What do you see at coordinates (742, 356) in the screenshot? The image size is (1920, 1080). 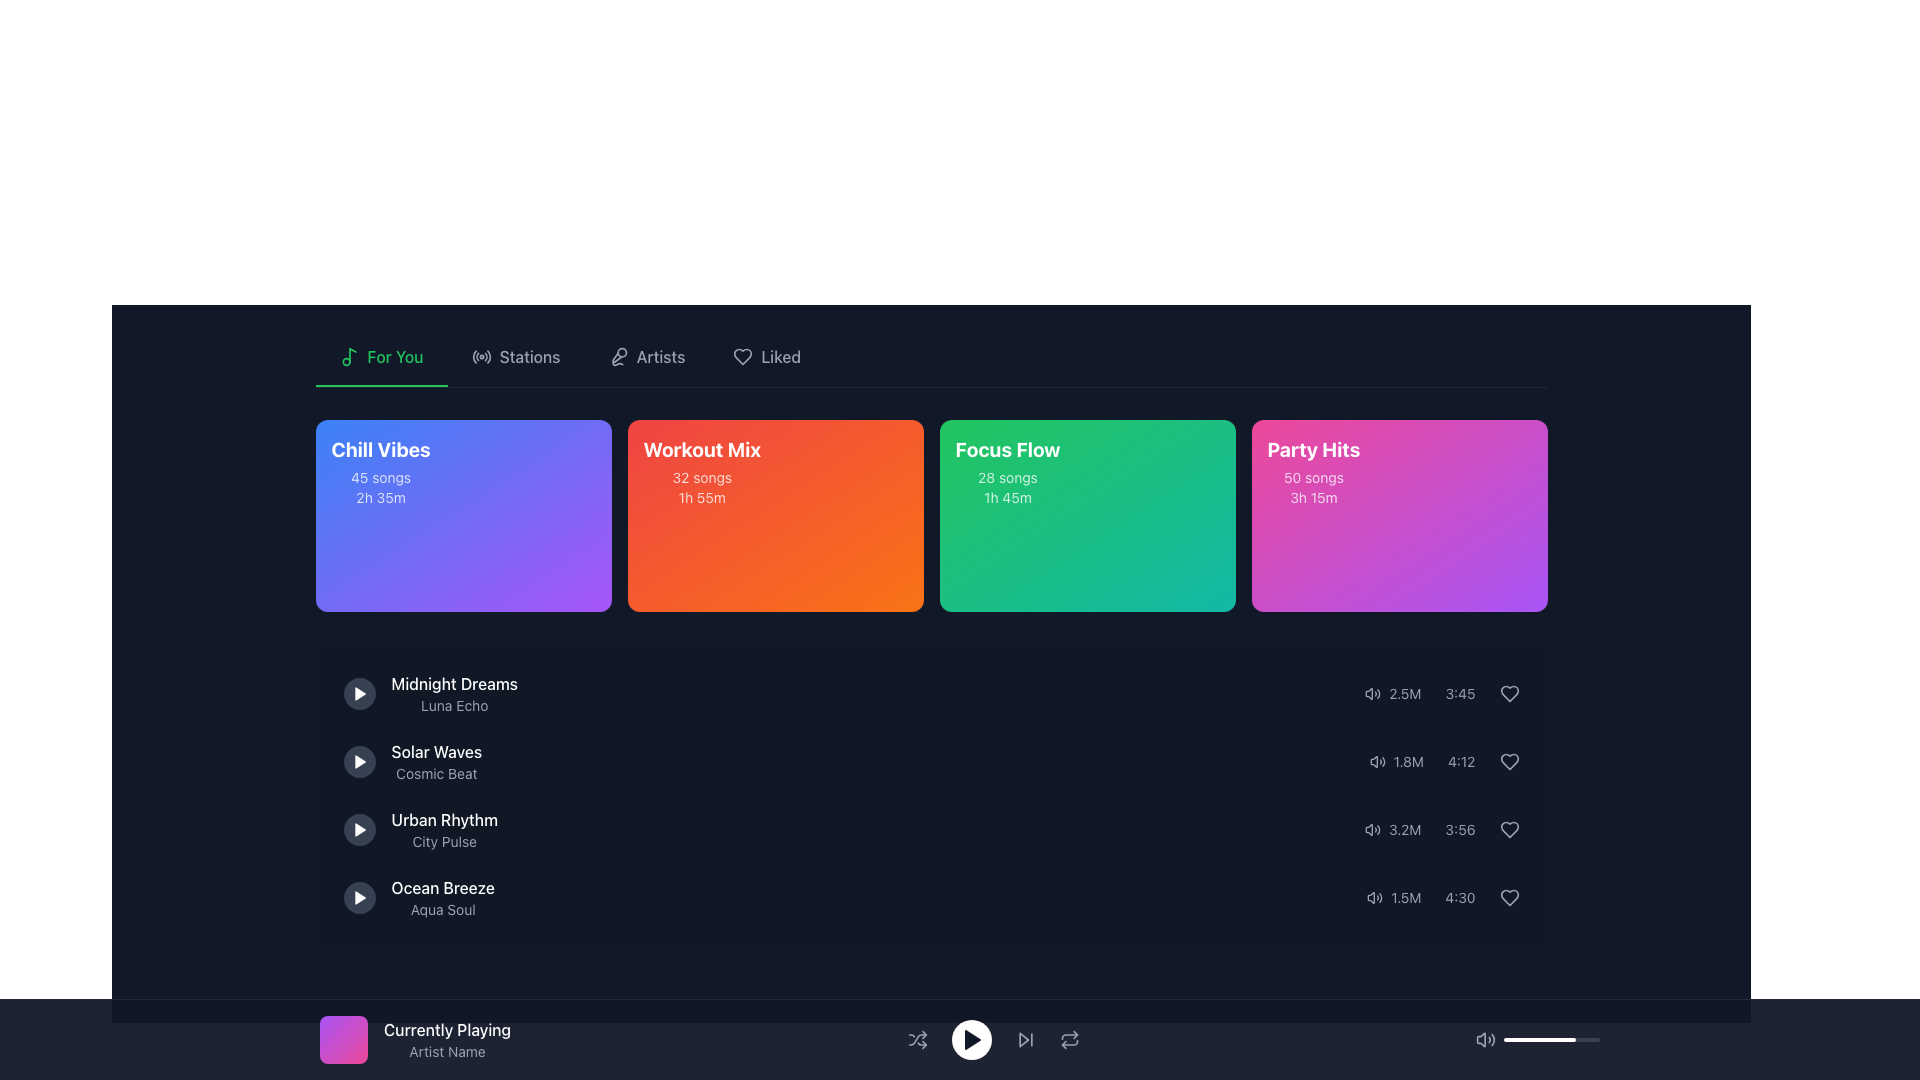 I see `the SVG Icon located under the 'Liked' tab` at bounding box center [742, 356].